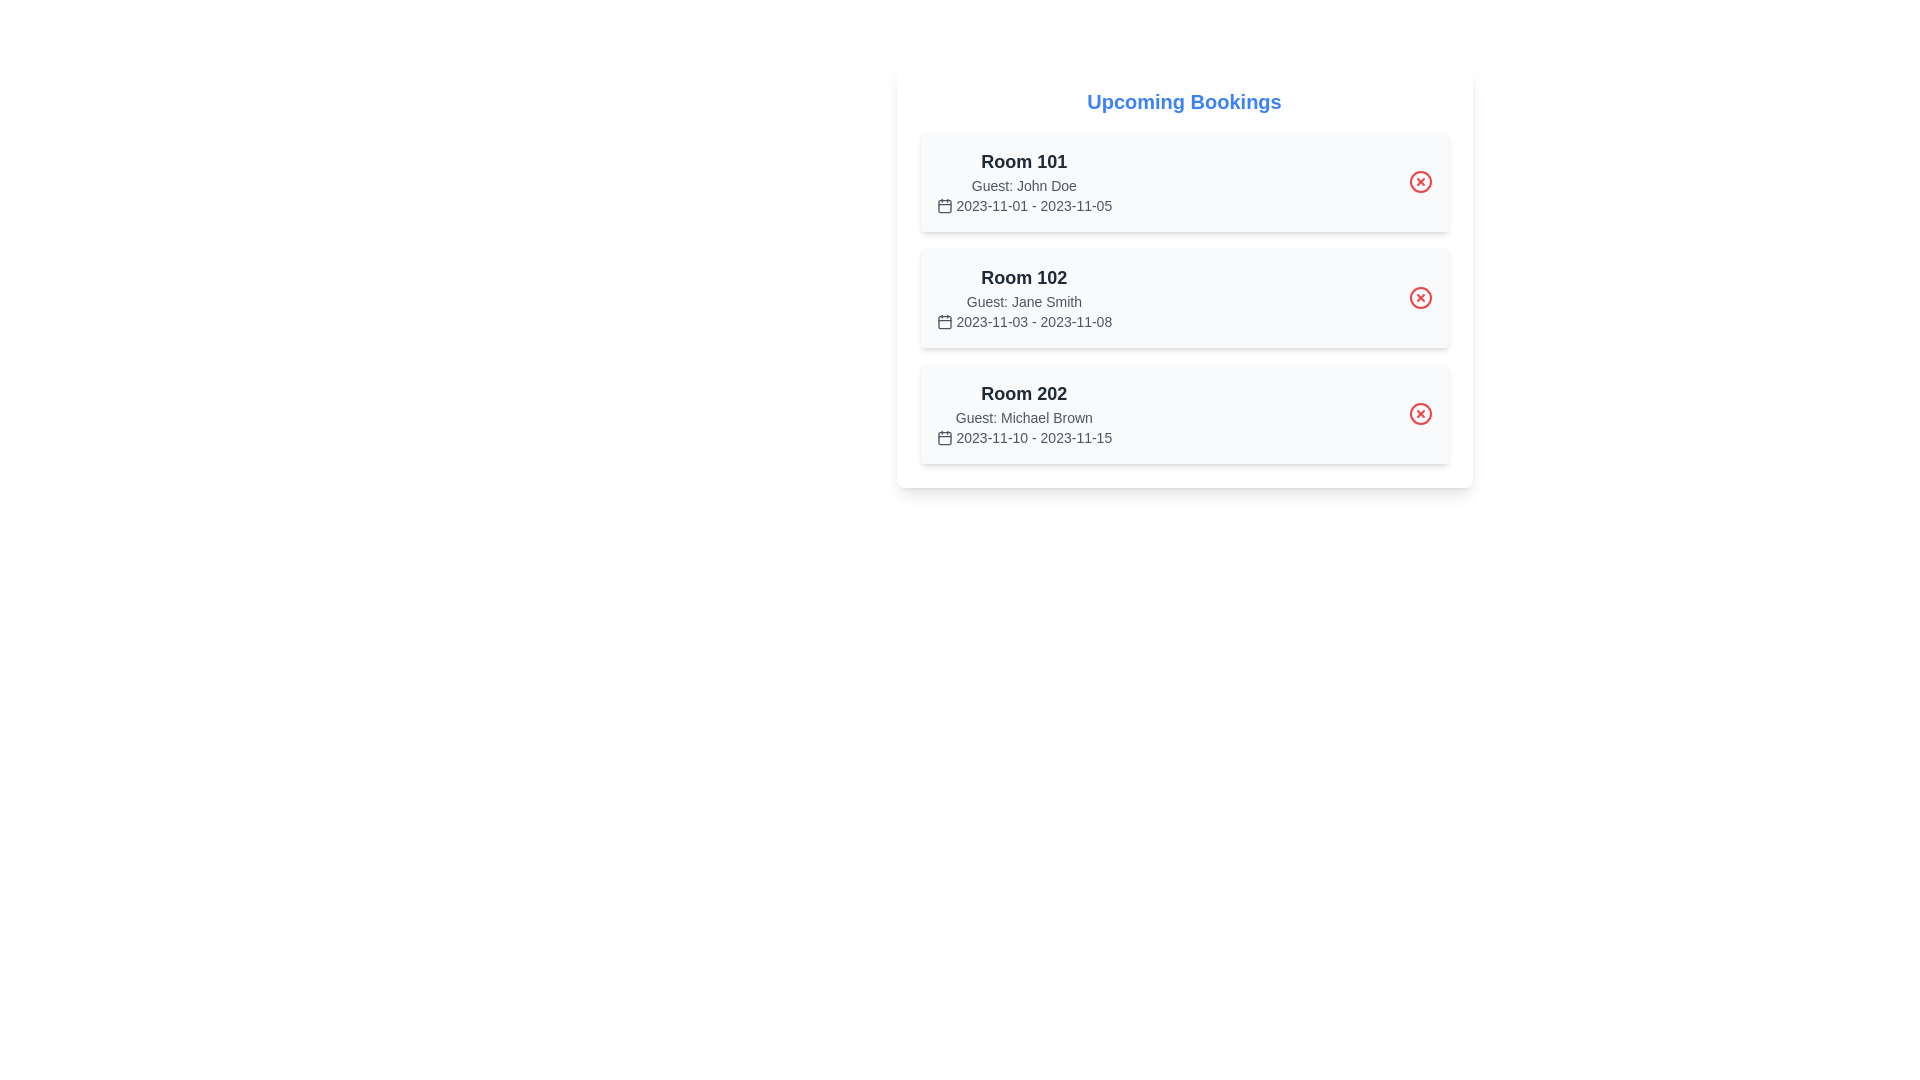 This screenshot has height=1080, width=1920. What do you see at coordinates (943, 437) in the screenshot?
I see `the booking date range icon located in the third booking card of the 'Upcoming Bookings' section, positioned just below 'Guest: Michael Brown' and next to '2023-11-10 - 2023-11-15'` at bounding box center [943, 437].